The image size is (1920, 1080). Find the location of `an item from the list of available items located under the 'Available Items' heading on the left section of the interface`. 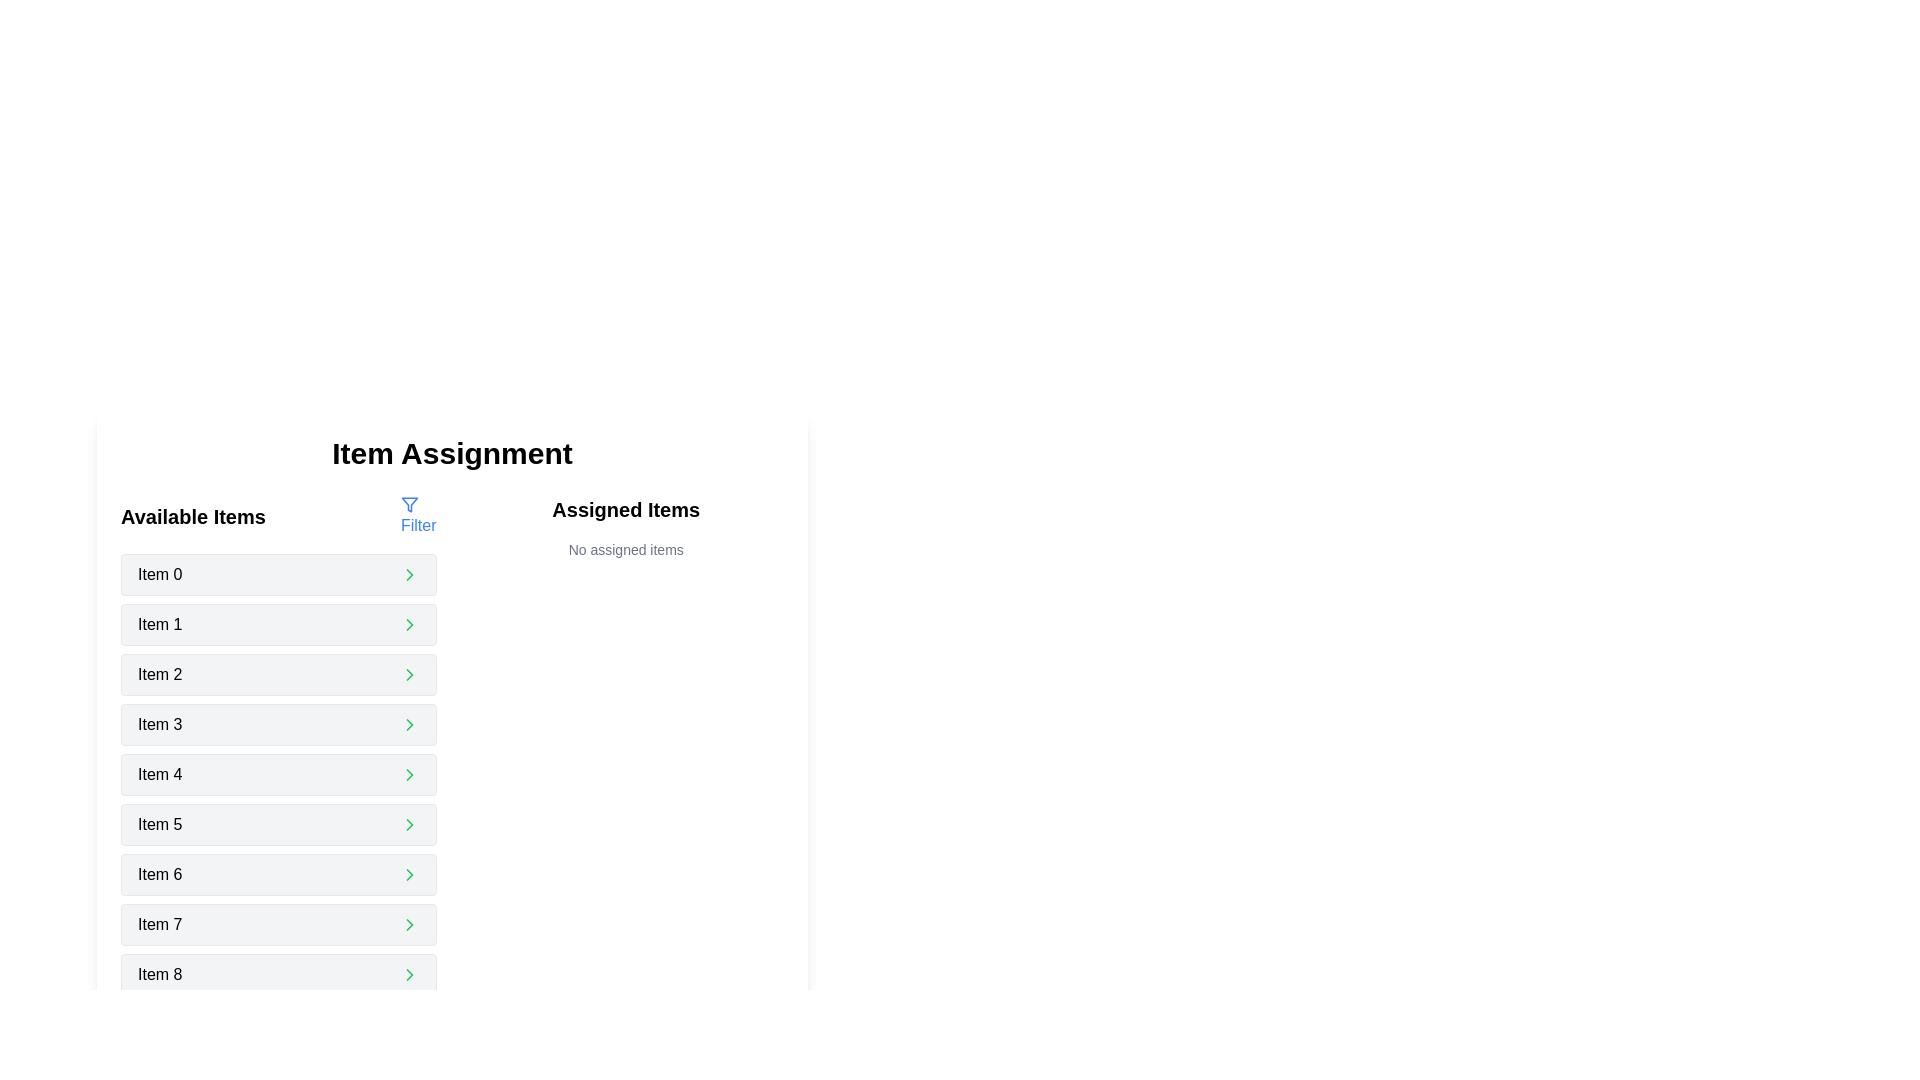

an item from the list of available items located under the 'Available Items' heading on the left section of the interface is located at coordinates (277, 798).